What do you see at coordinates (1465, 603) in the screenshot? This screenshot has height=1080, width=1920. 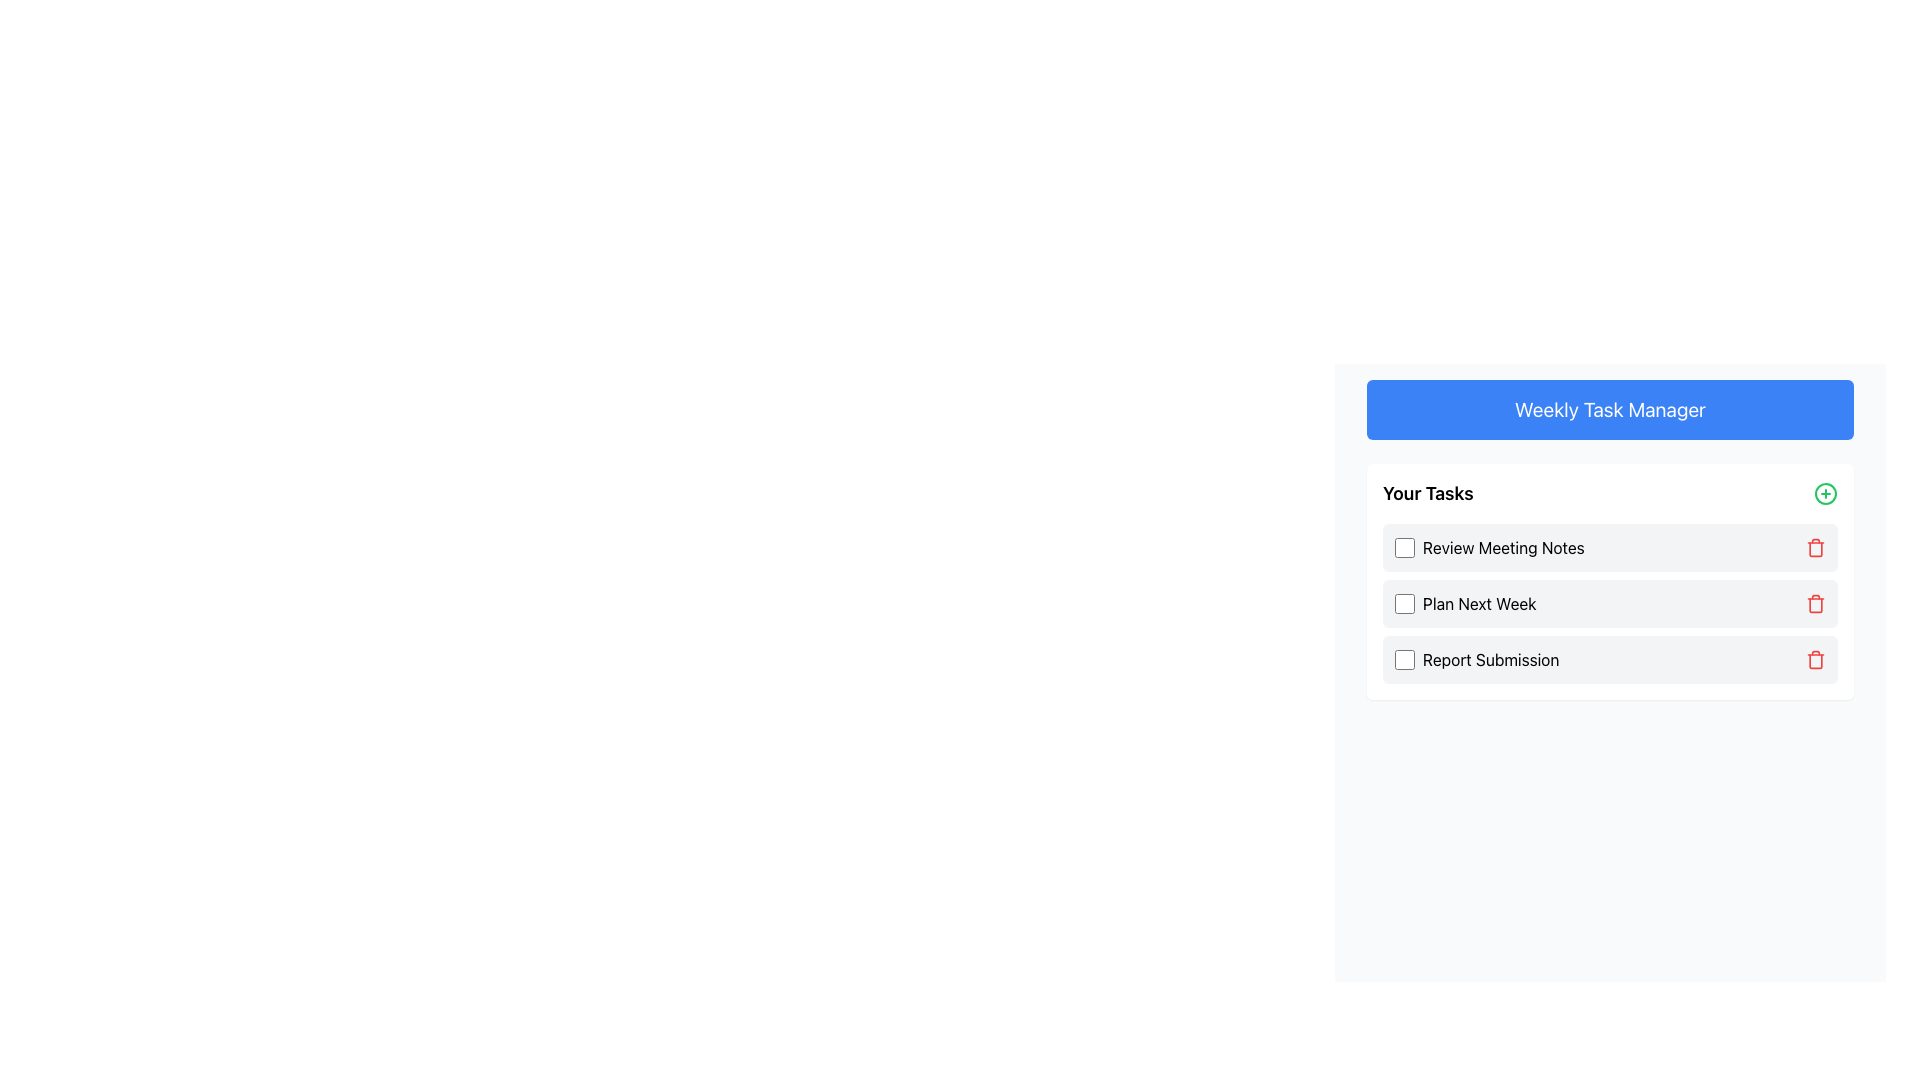 I see `the text label 'Plan Next Week' which is the second item in the list of tasks under 'Your Tasks', positioned directly to the right of its associated checkbox` at bounding box center [1465, 603].